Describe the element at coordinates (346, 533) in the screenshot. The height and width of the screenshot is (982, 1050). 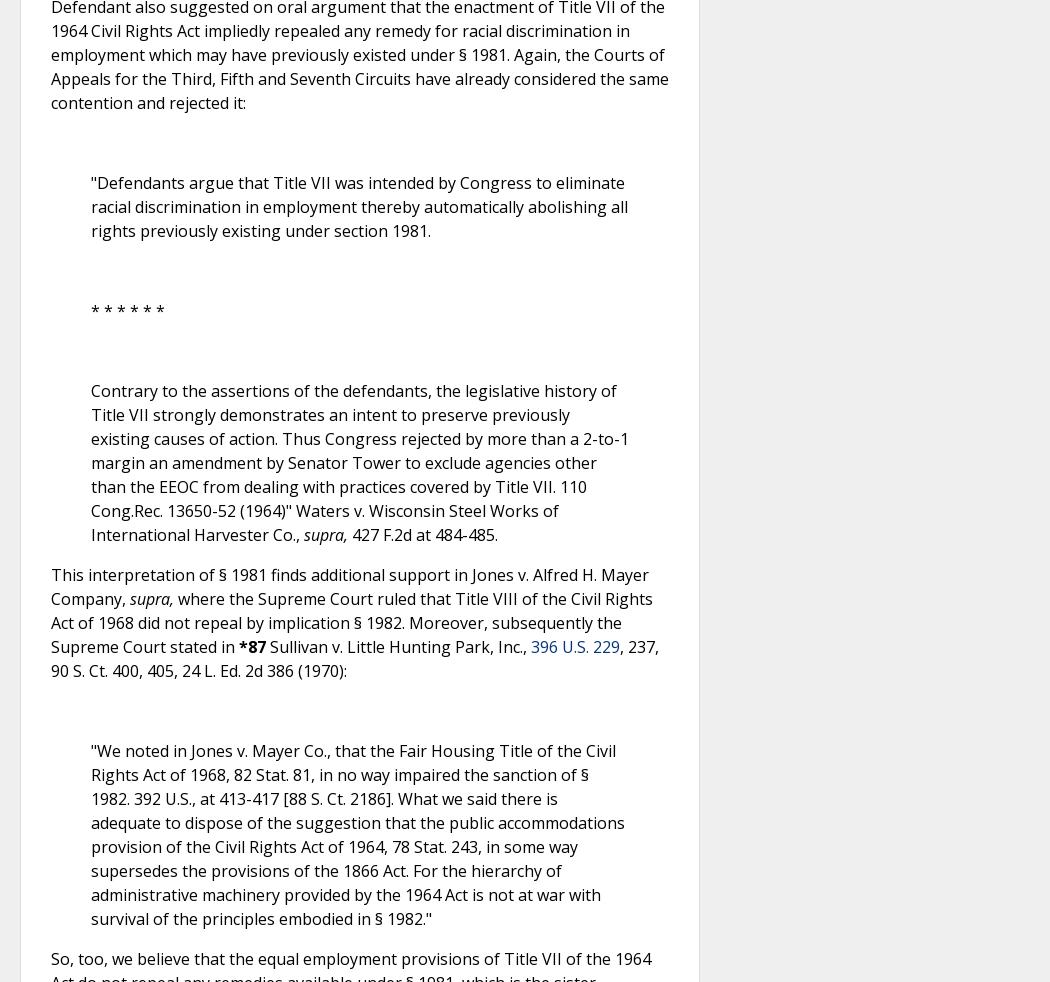
I see `'427 F.2d  at 484-485.'` at that location.